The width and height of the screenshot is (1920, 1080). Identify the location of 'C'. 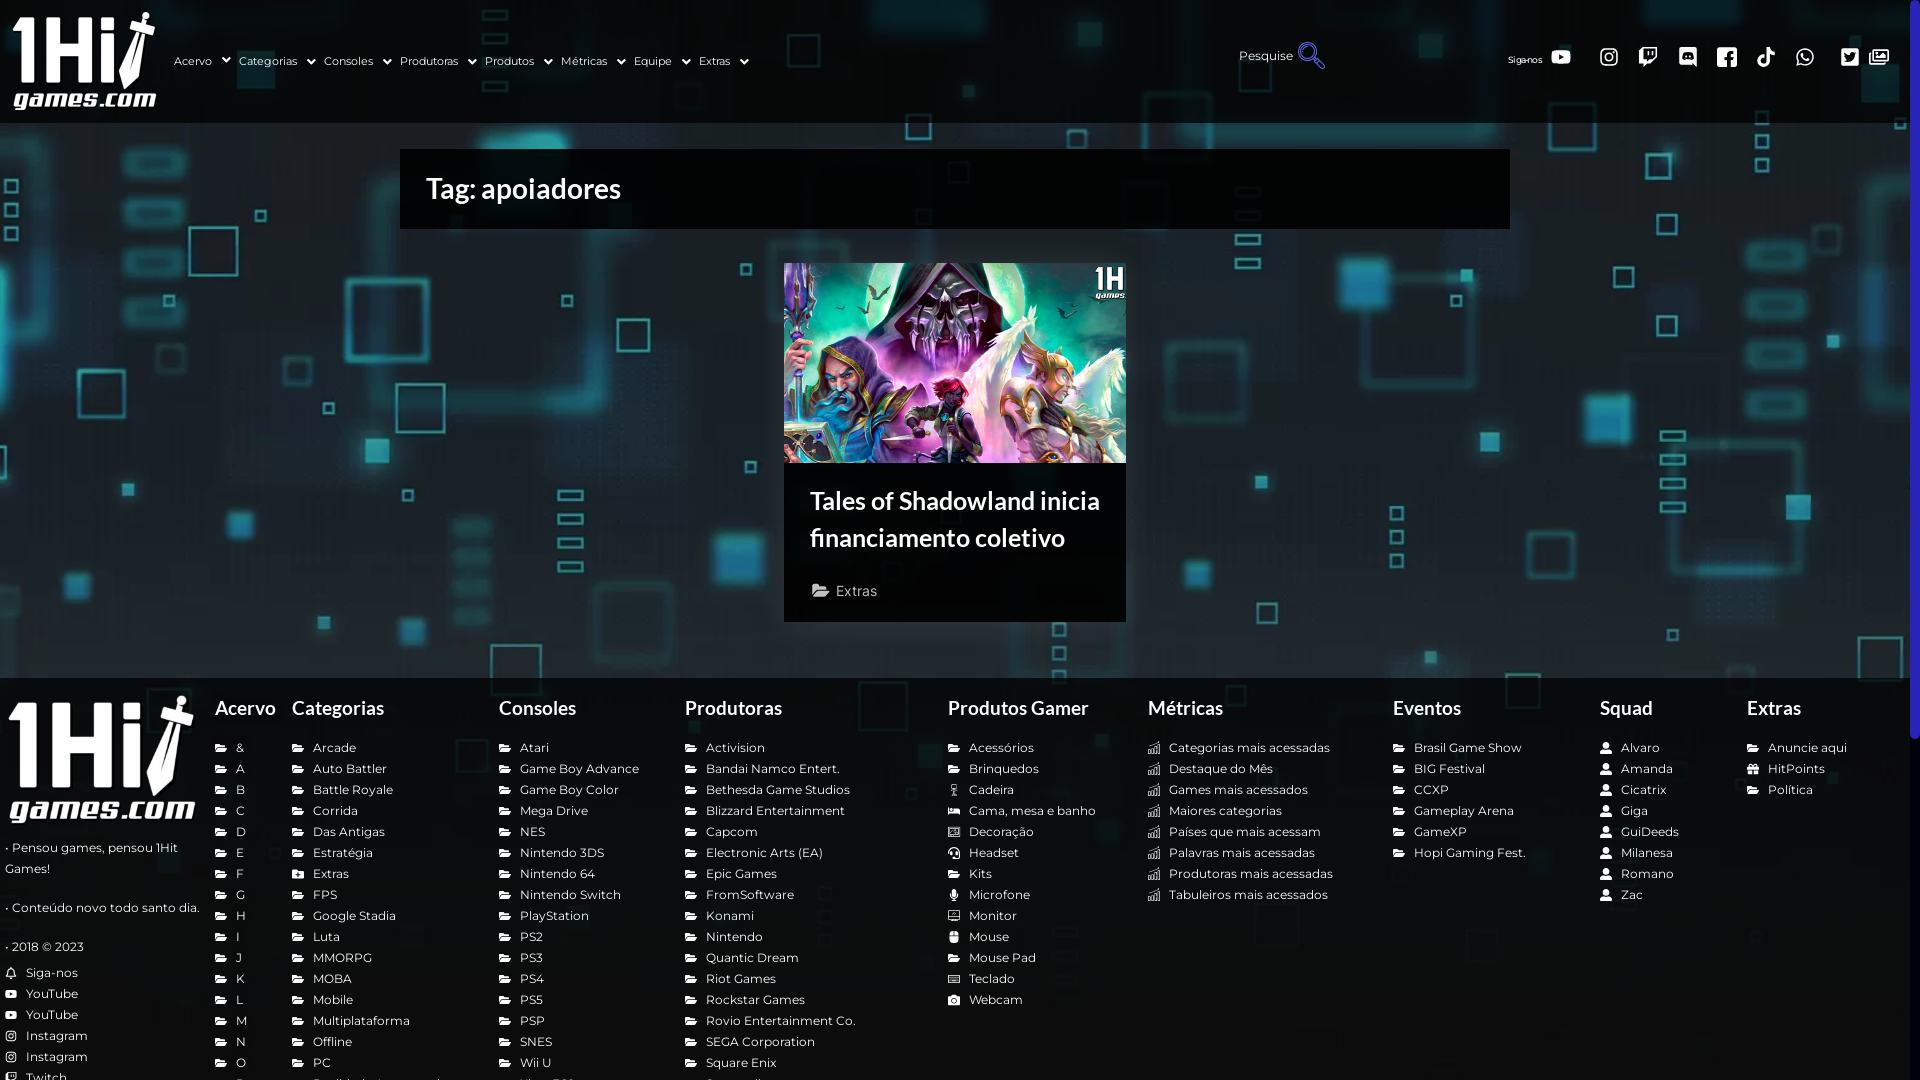
(242, 810).